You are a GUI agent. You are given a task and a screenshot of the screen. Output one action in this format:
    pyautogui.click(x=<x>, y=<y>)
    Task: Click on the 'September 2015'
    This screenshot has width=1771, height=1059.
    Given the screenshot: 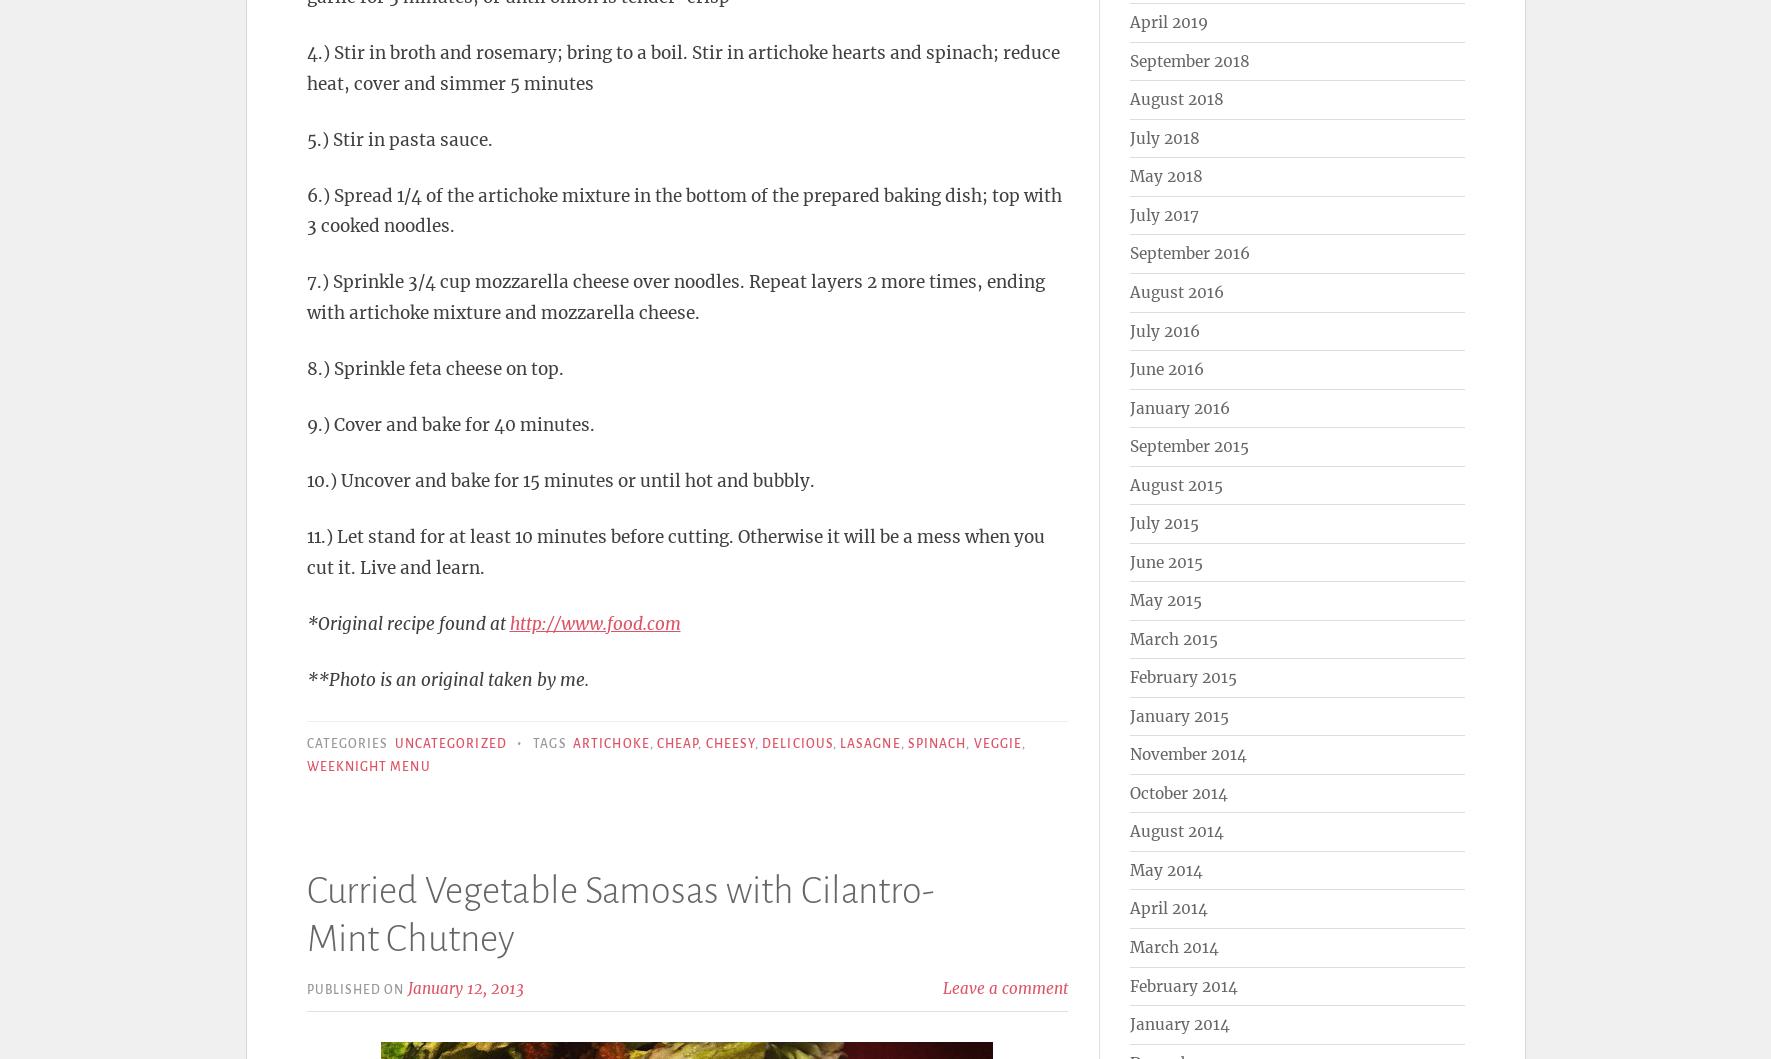 What is the action you would take?
    pyautogui.click(x=1188, y=446)
    